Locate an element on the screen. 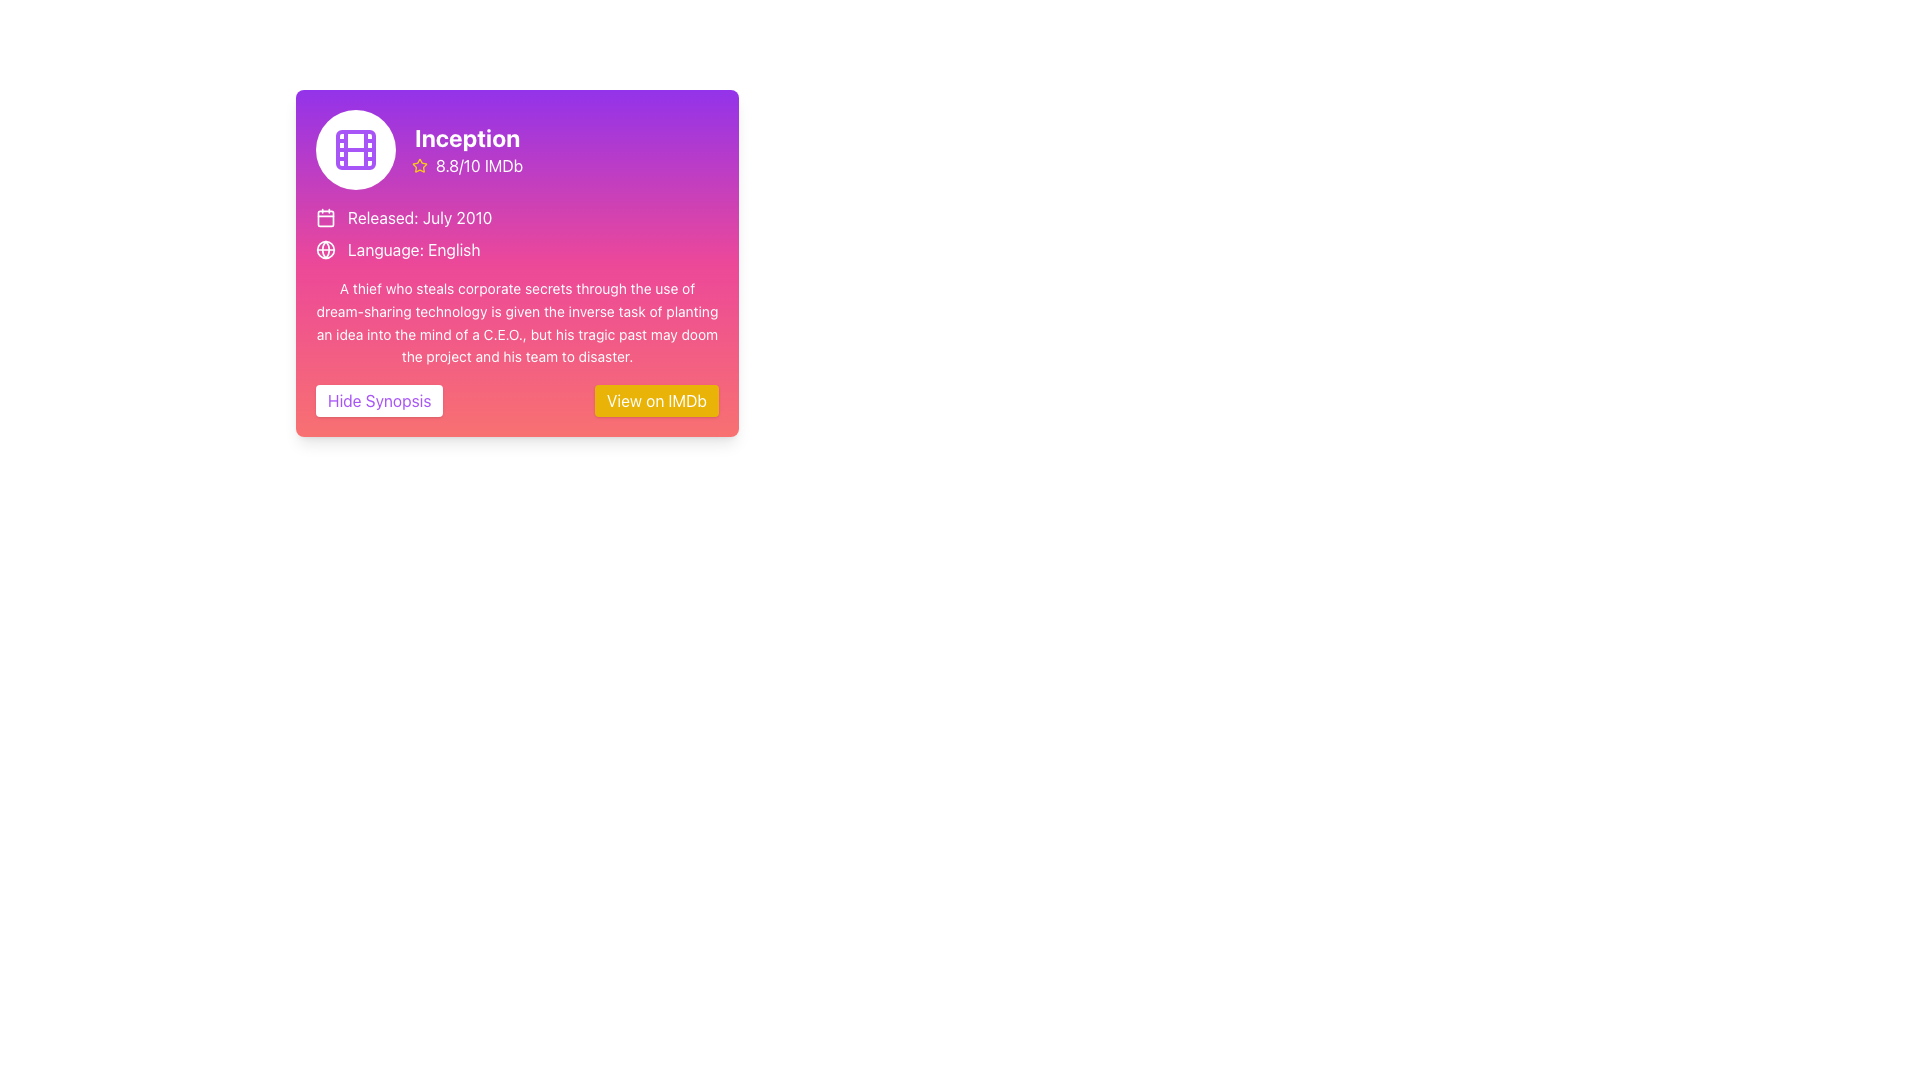 Image resolution: width=1920 pixels, height=1080 pixels. the stylized yellow star SVG icon with a hollow center, located near the top-left section of the interface under the title 'Inception' is located at coordinates (419, 164).